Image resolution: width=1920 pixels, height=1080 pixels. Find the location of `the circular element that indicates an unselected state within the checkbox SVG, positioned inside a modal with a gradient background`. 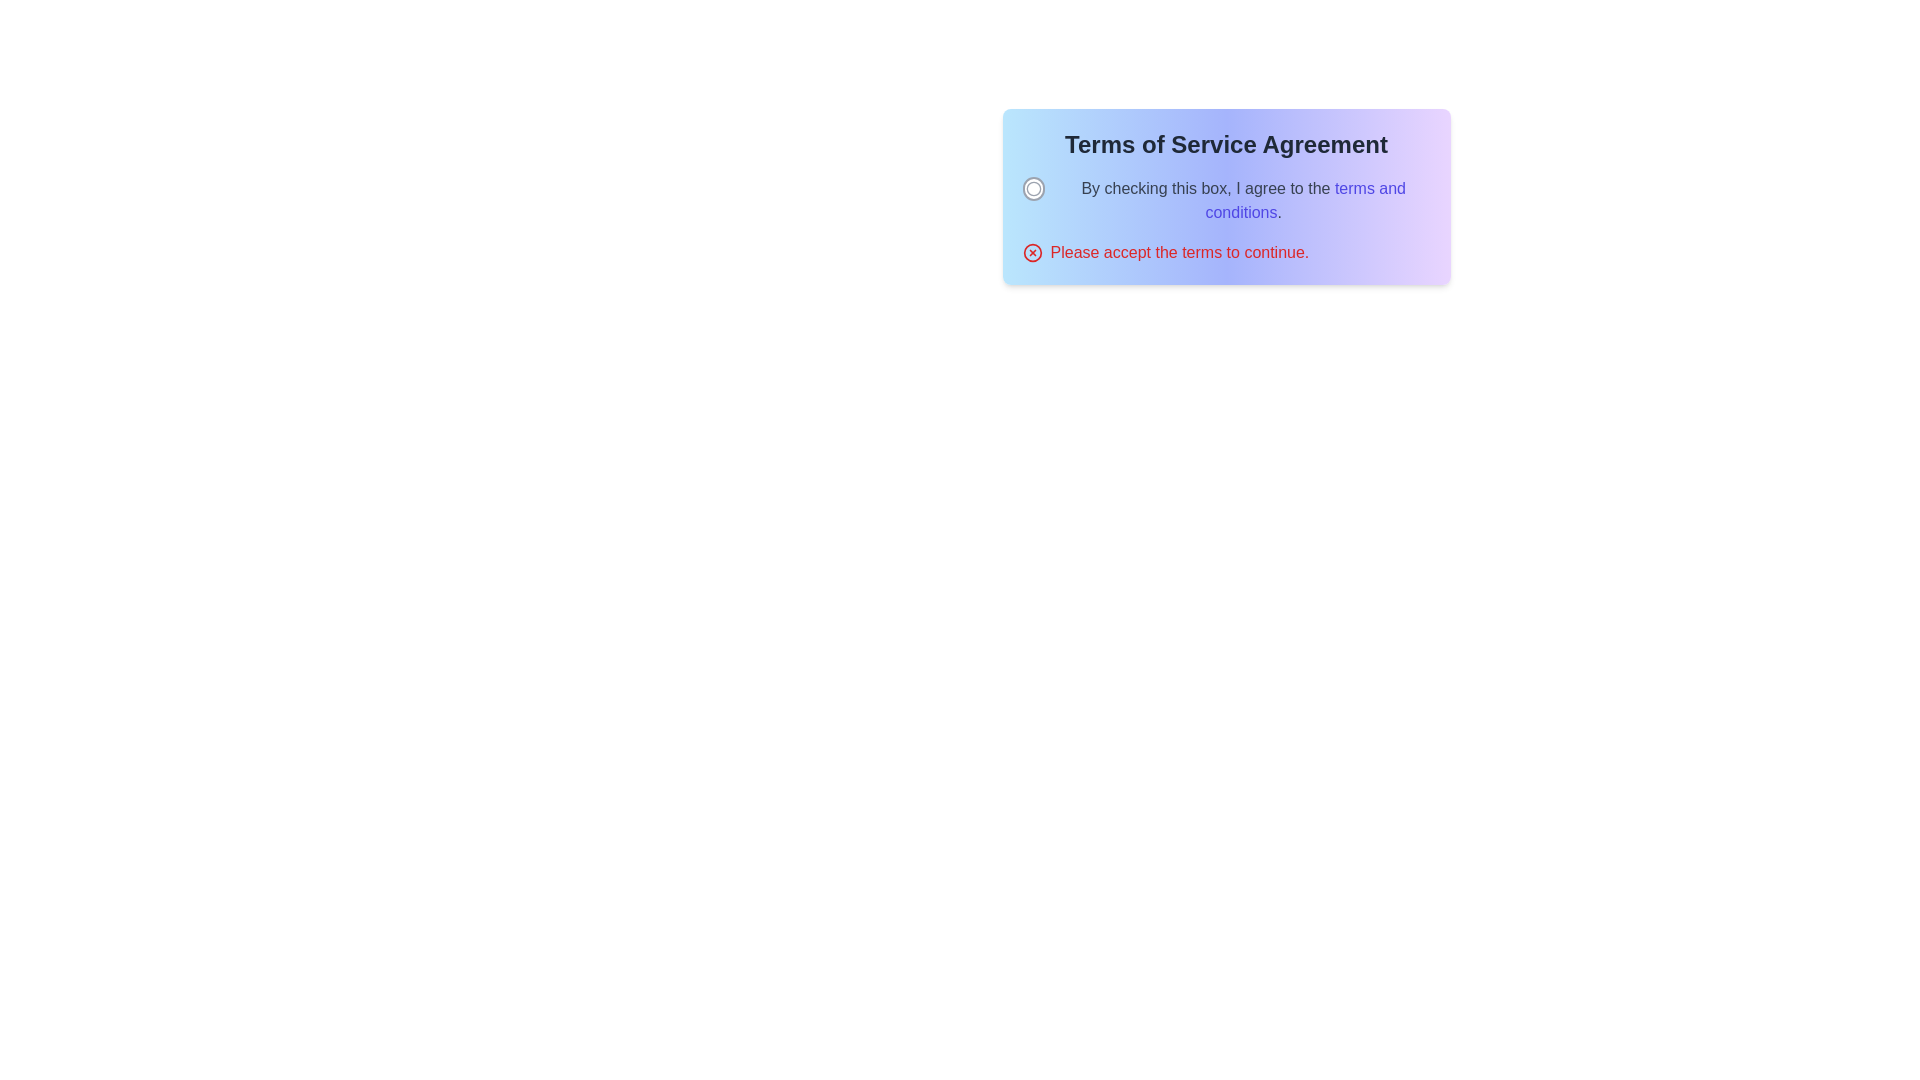

the circular element that indicates an unselected state within the checkbox SVG, positioned inside a modal with a gradient background is located at coordinates (1033, 189).